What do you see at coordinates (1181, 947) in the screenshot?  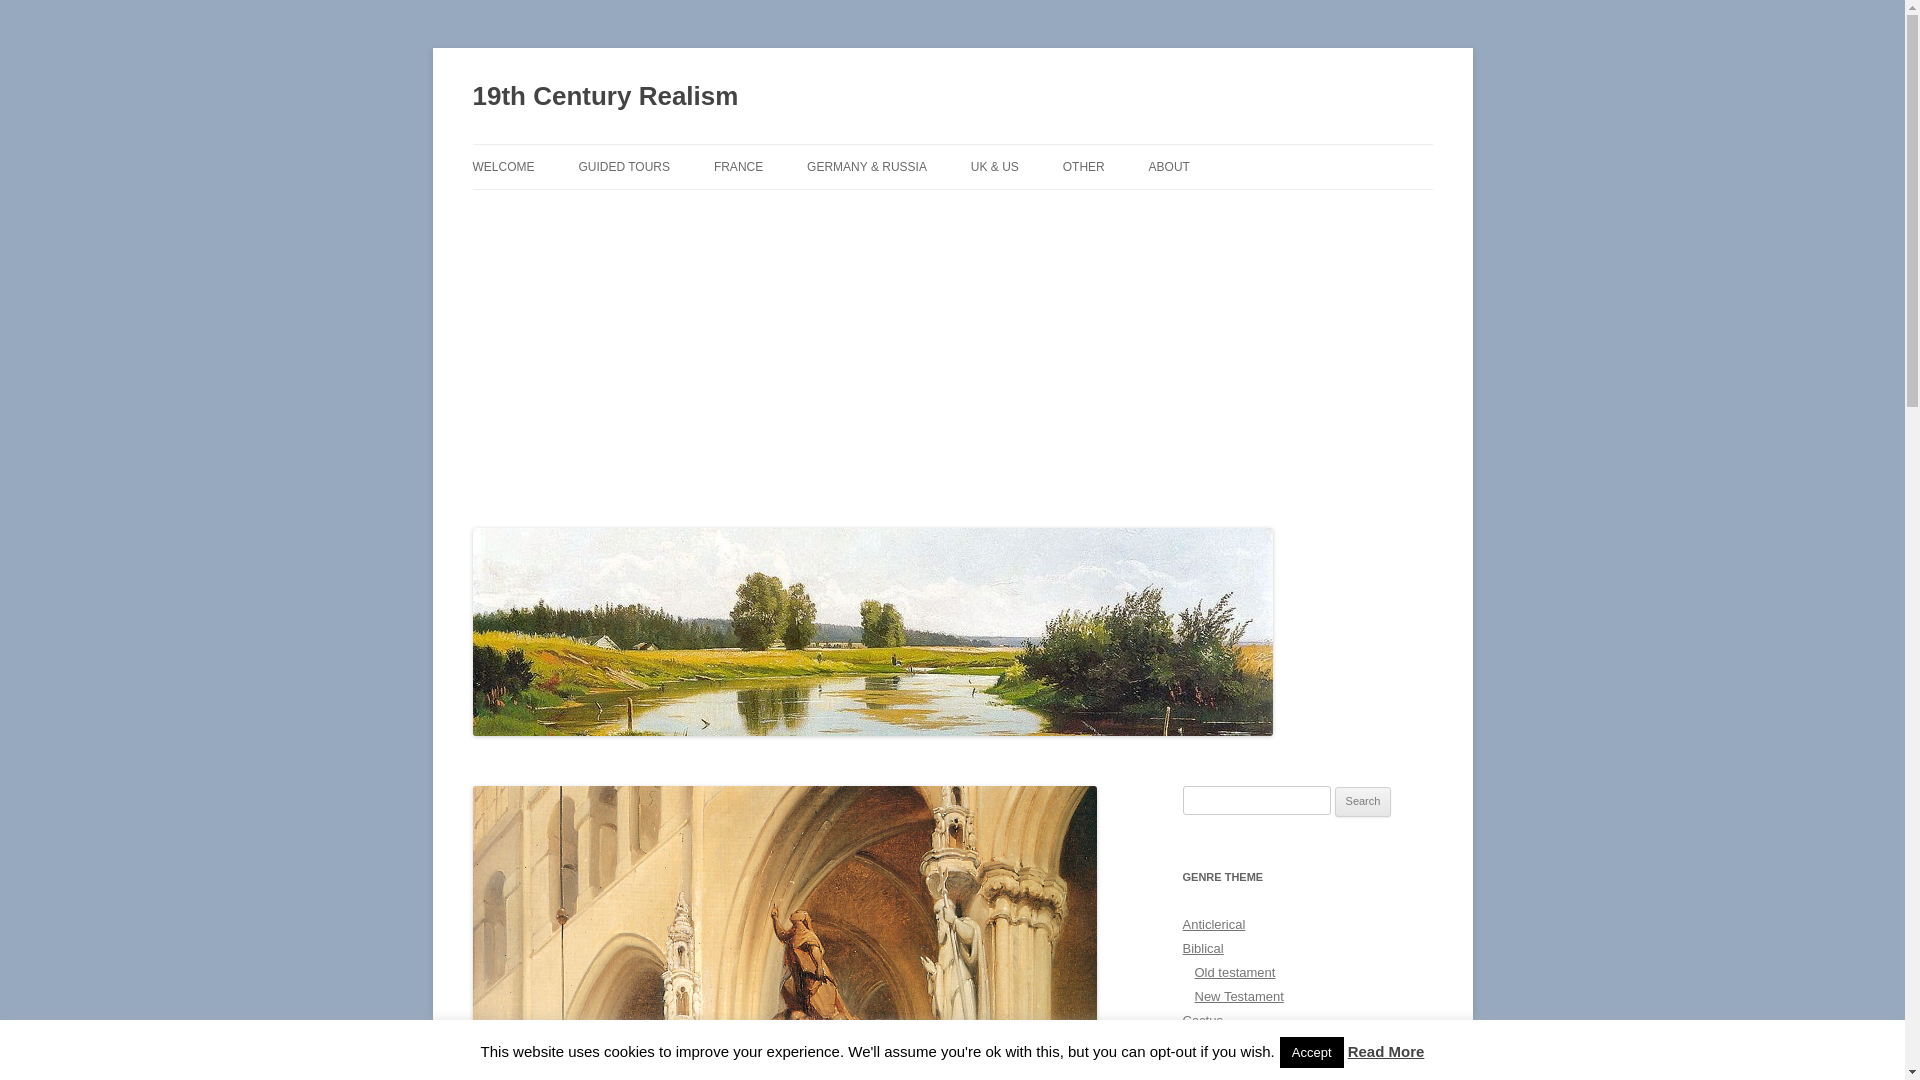 I see `'Biblical'` at bounding box center [1181, 947].